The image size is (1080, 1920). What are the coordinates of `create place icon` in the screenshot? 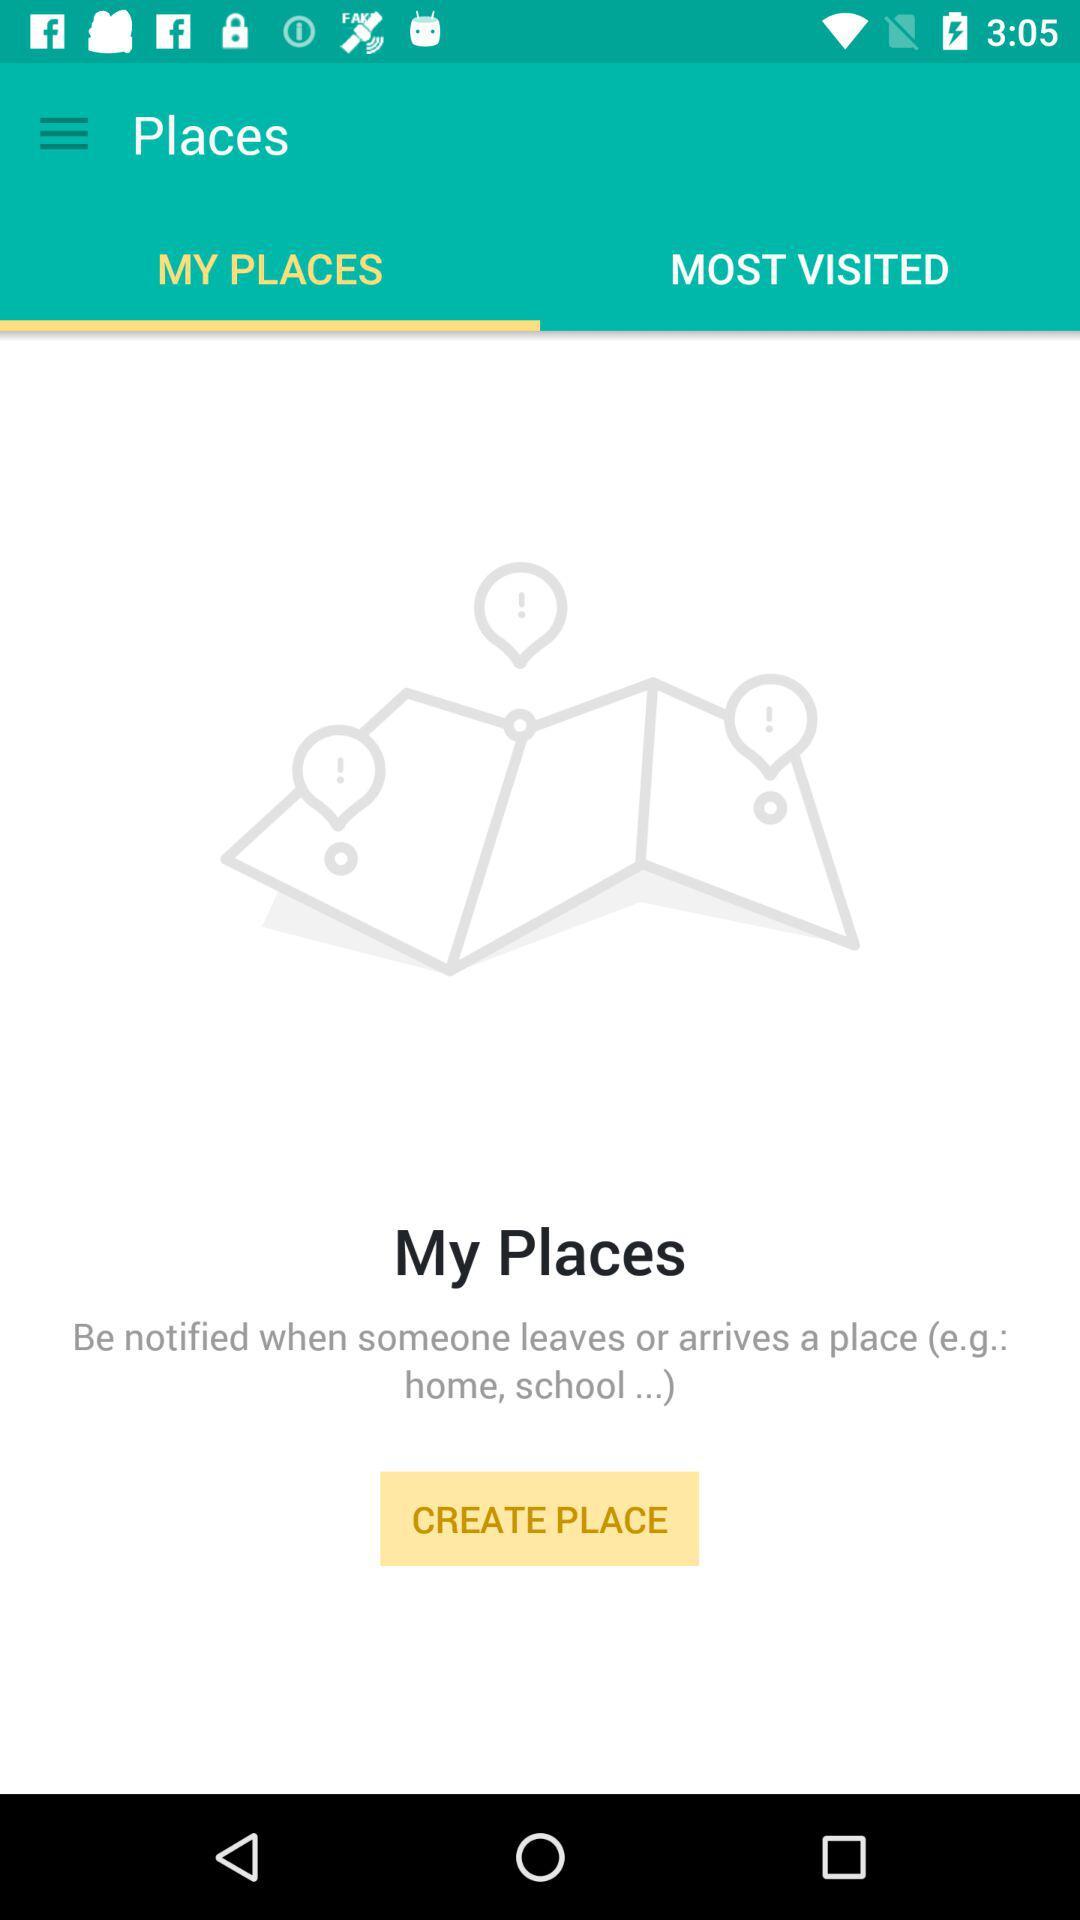 It's located at (538, 1518).